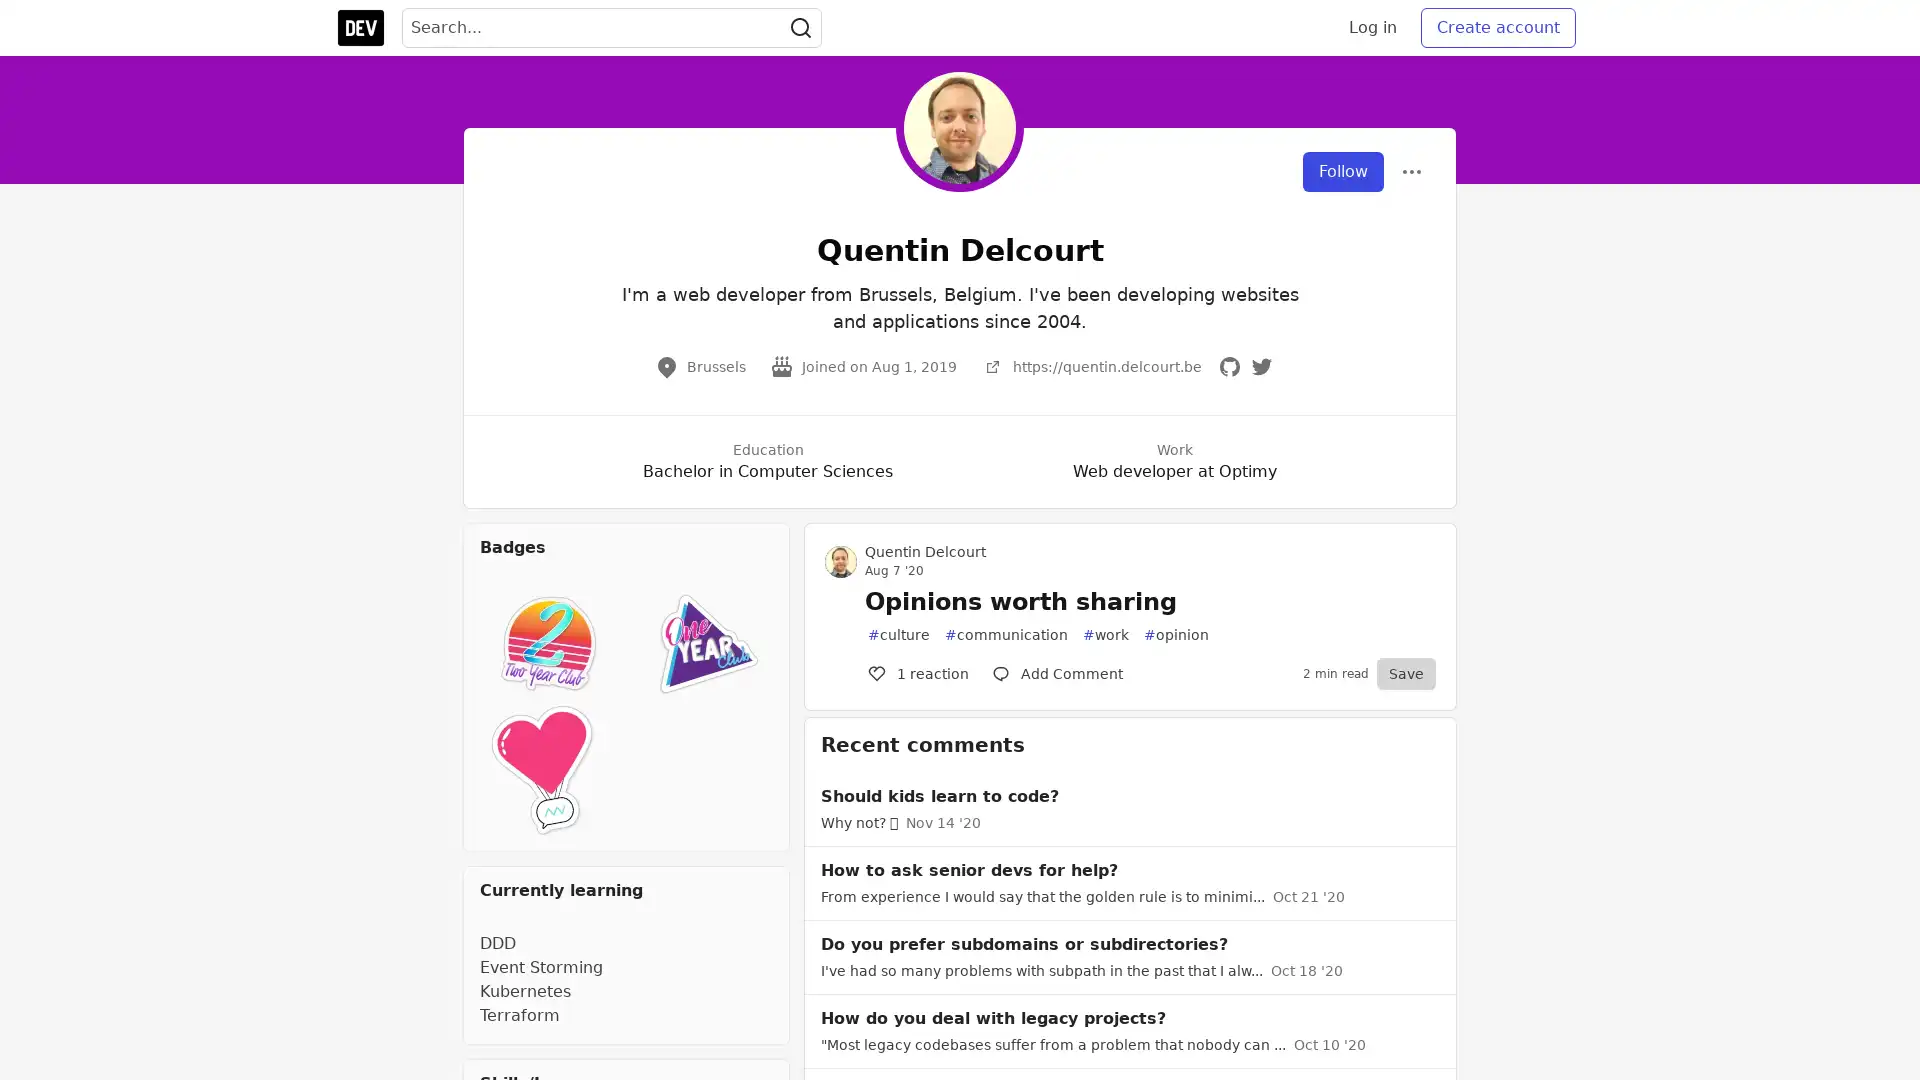 This screenshot has width=1920, height=1080. I want to click on Search, so click(801, 27).